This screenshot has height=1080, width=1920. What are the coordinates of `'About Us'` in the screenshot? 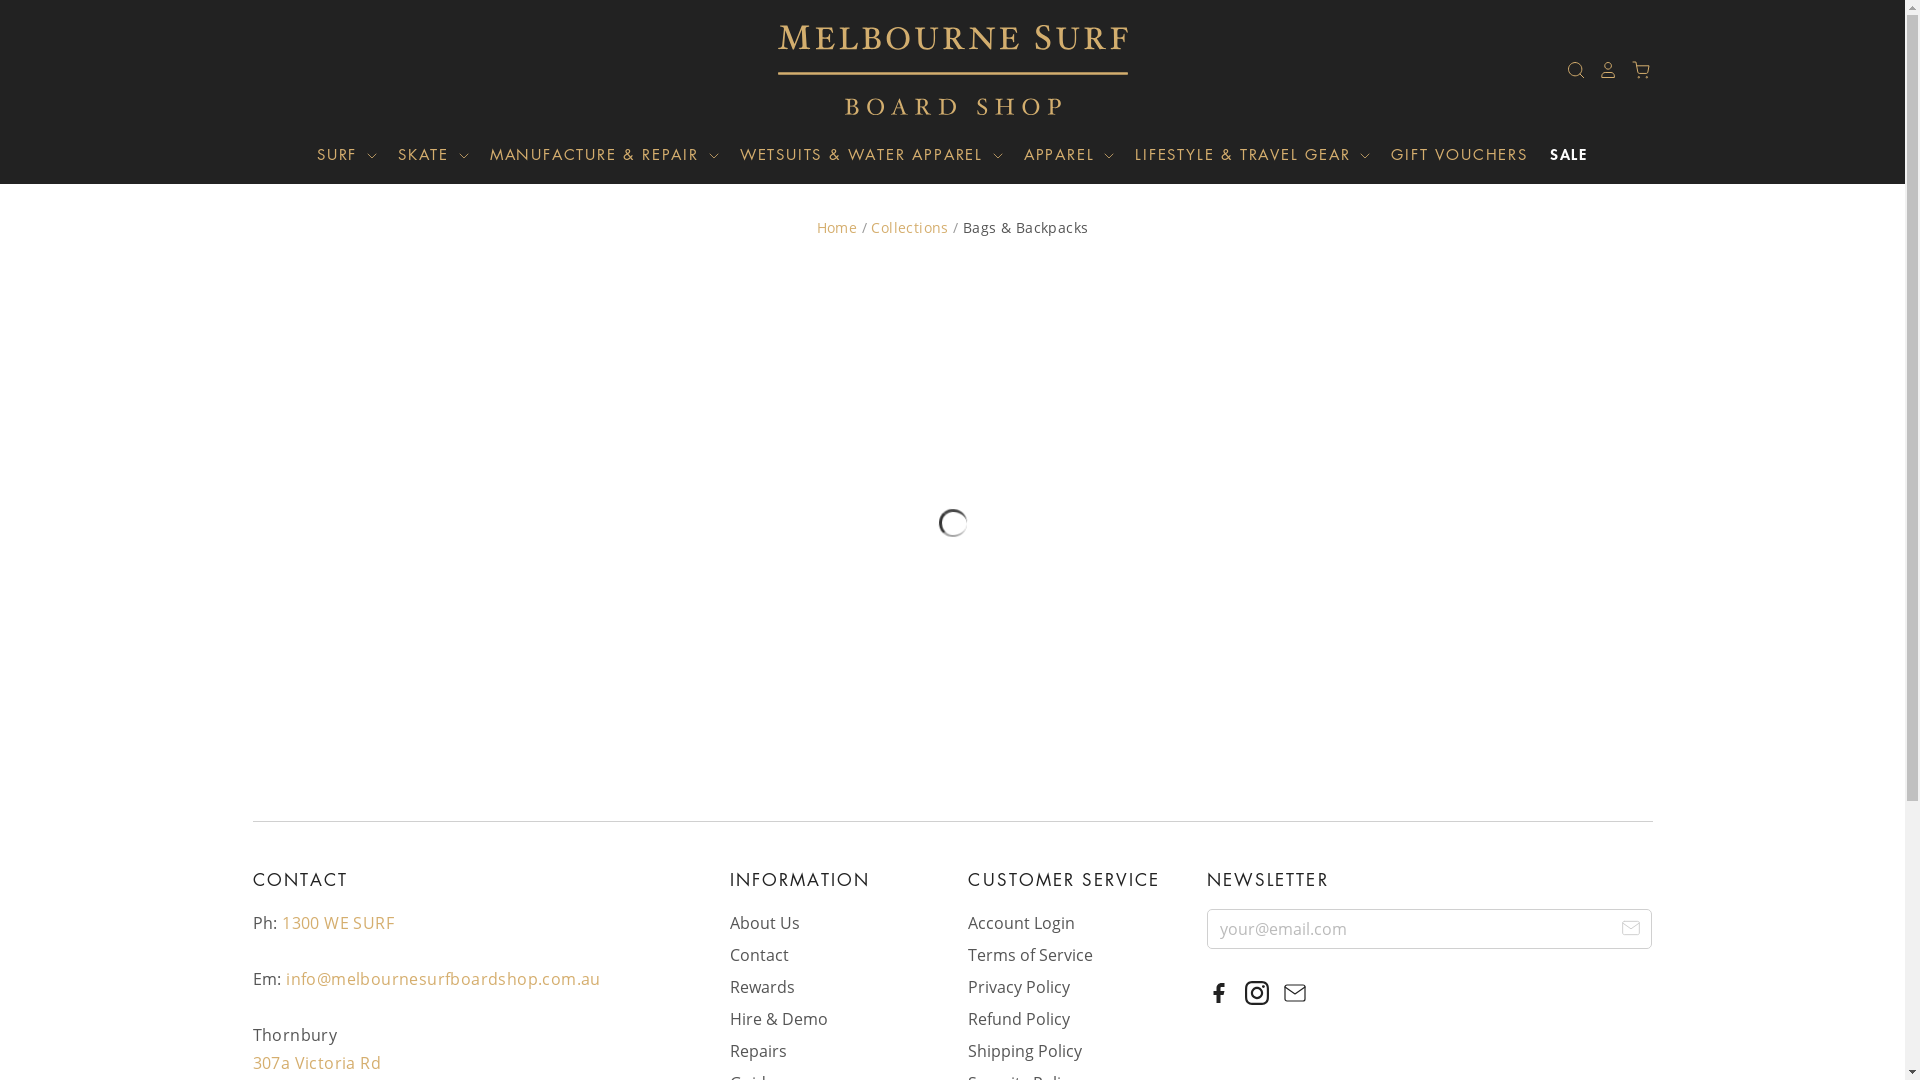 It's located at (763, 922).